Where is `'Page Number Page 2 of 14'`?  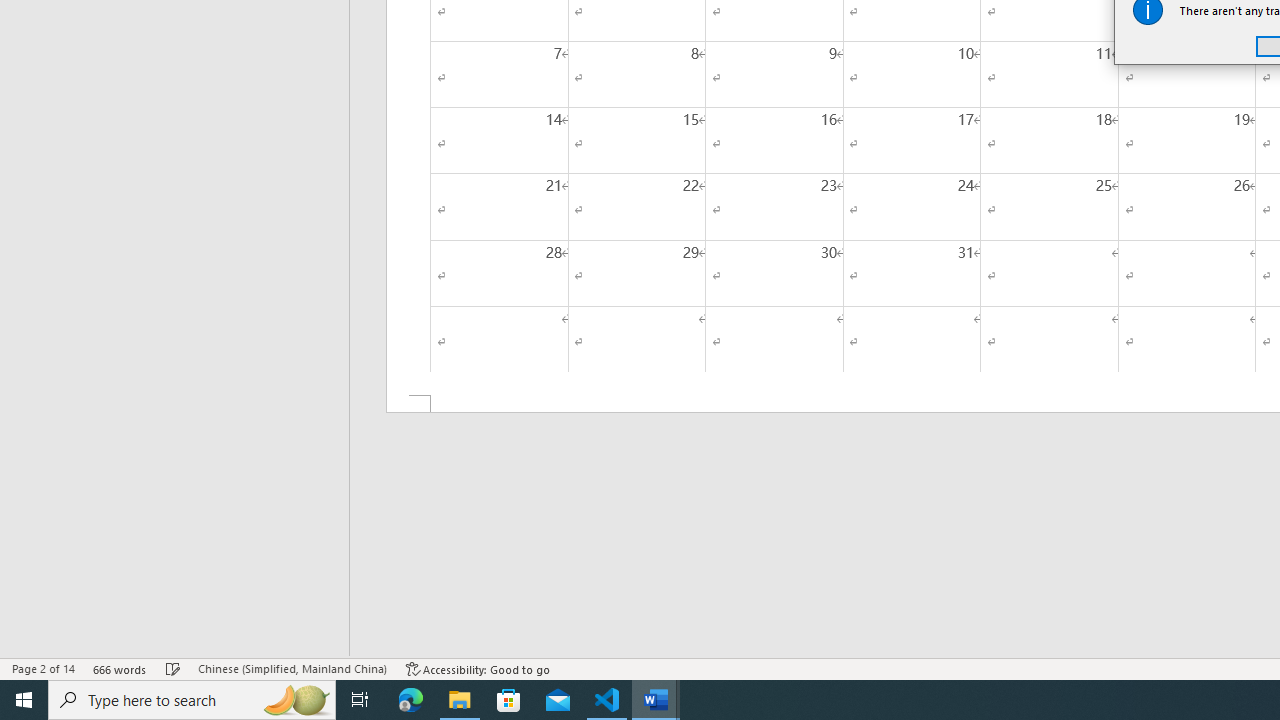 'Page Number Page 2 of 14' is located at coordinates (43, 669).